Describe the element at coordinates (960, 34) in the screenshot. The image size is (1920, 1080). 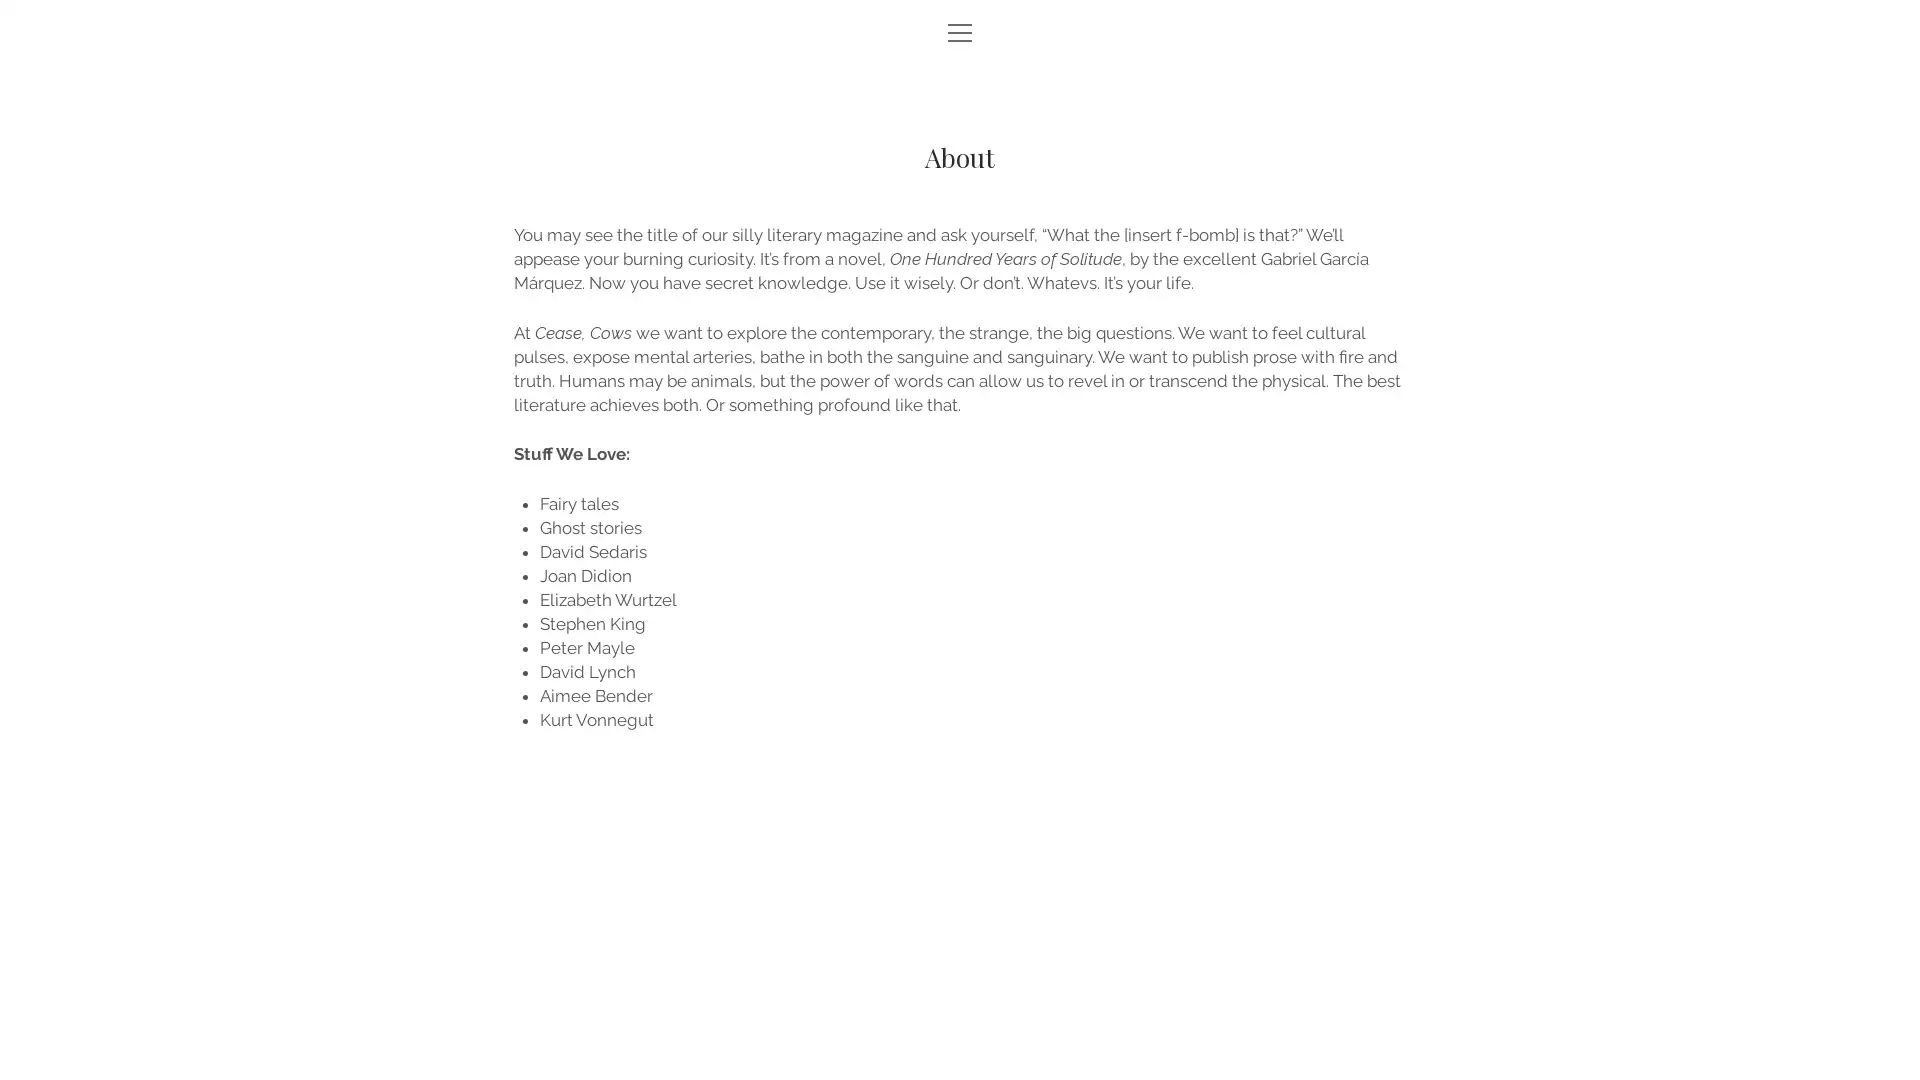
I see `open menu` at that location.